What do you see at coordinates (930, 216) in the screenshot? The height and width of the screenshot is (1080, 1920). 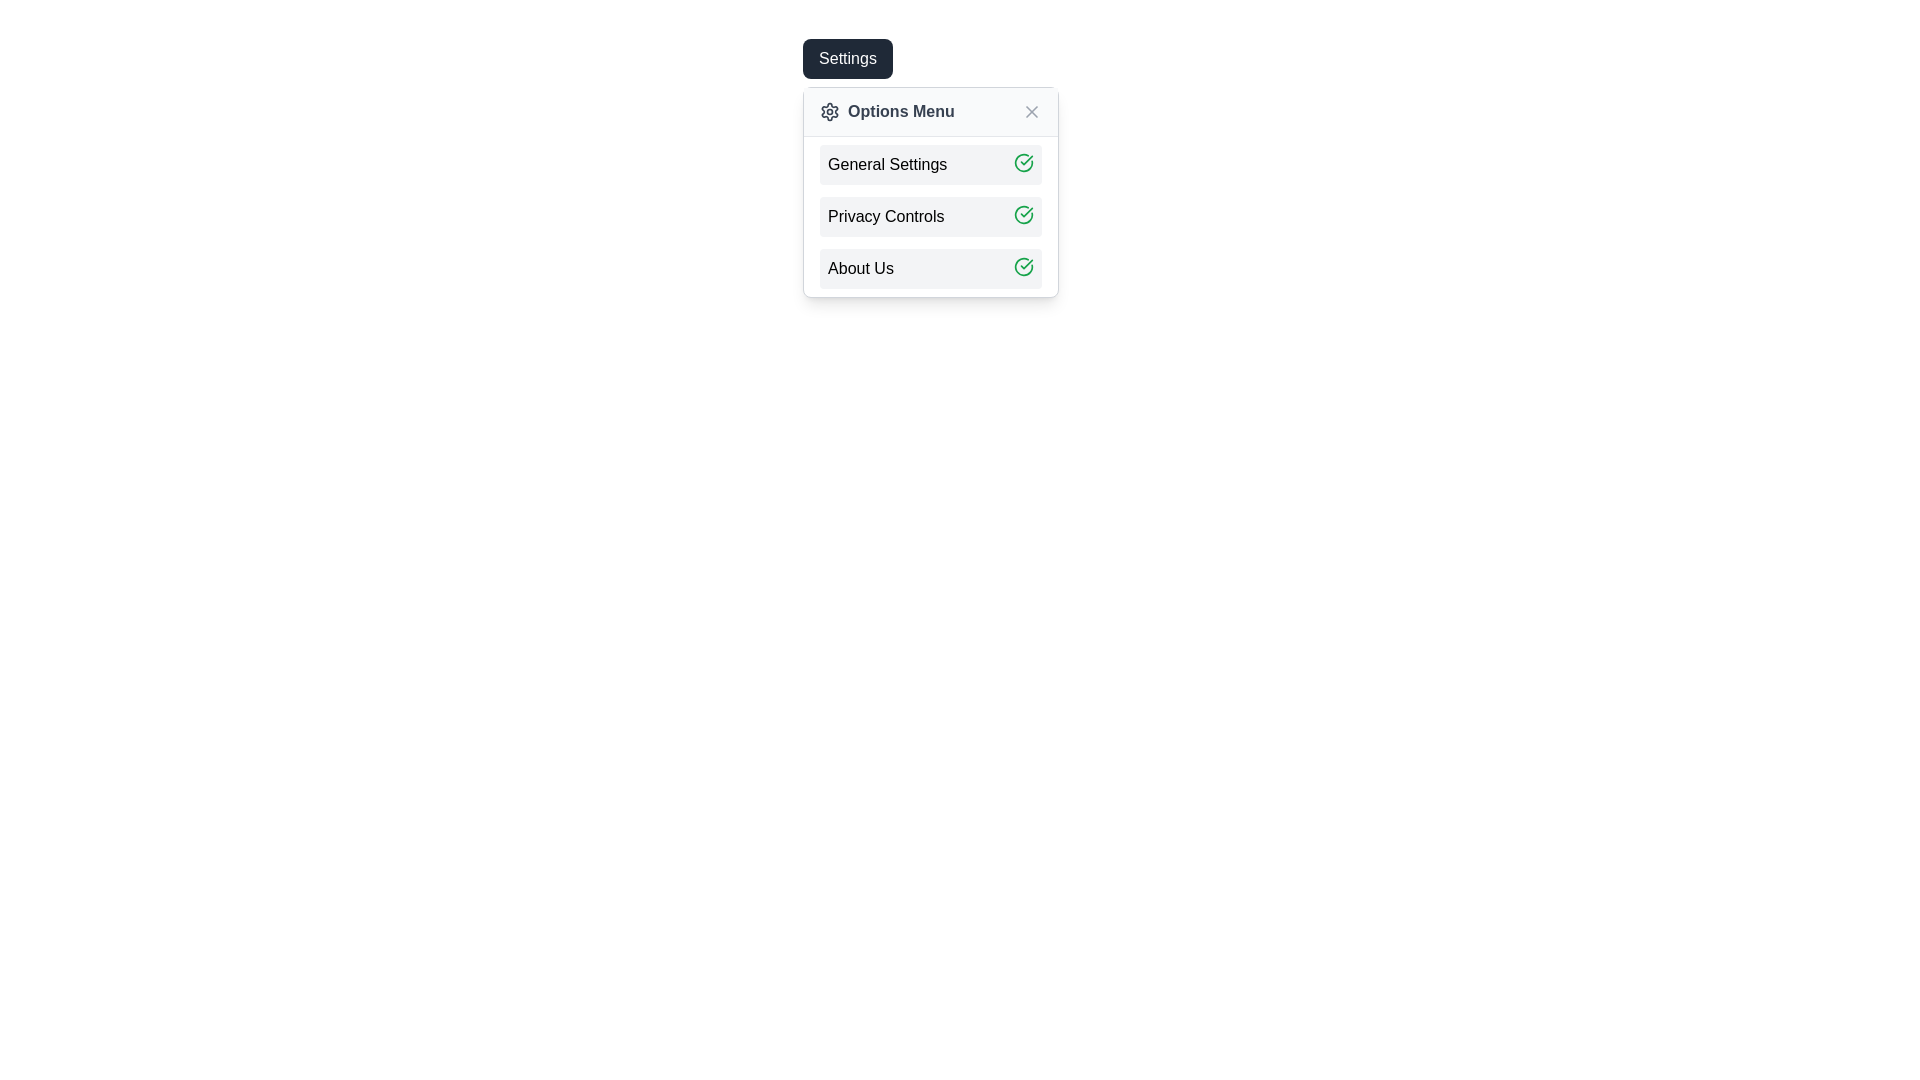 I see `the 'Privacy Controls' menu item, which is the second item in the 'Options Menu' dropdown` at bounding box center [930, 216].